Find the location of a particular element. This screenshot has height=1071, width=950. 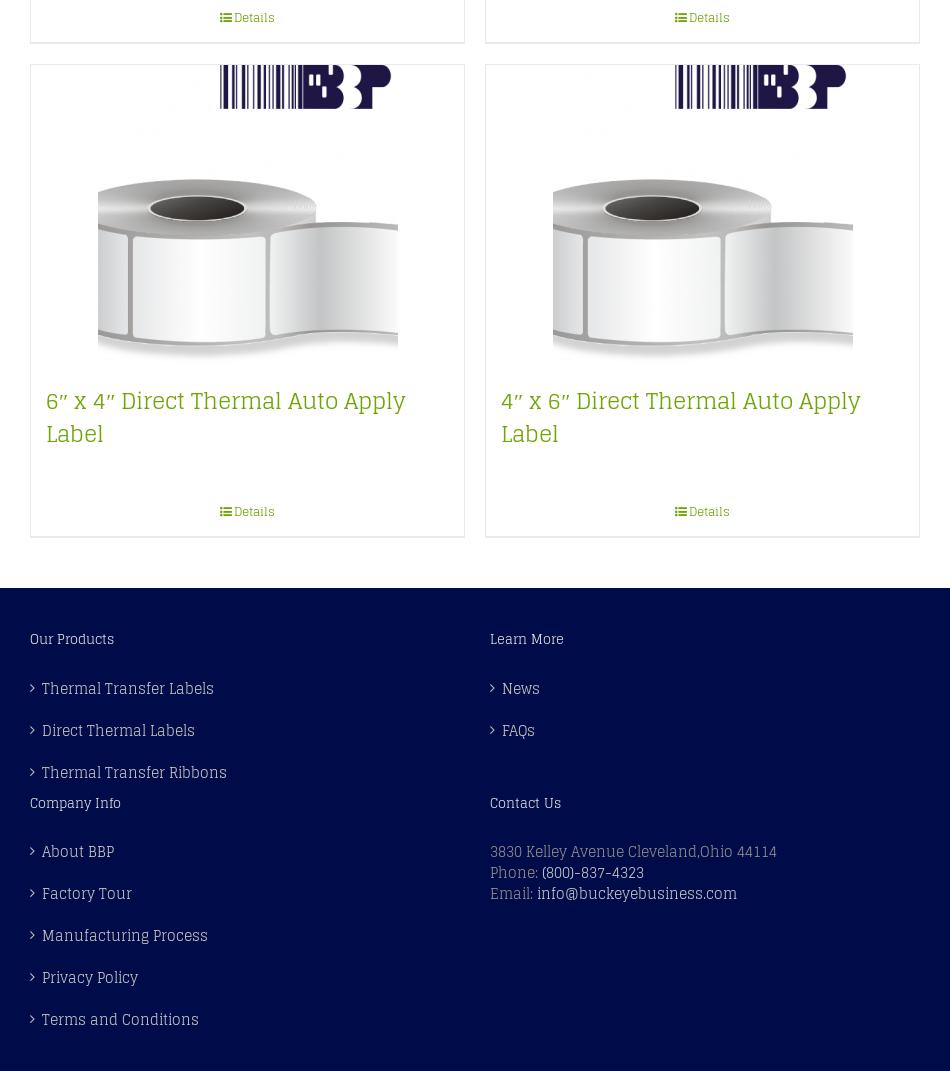

'Thermal Transfer Ribbons' is located at coordinates (134, 770).